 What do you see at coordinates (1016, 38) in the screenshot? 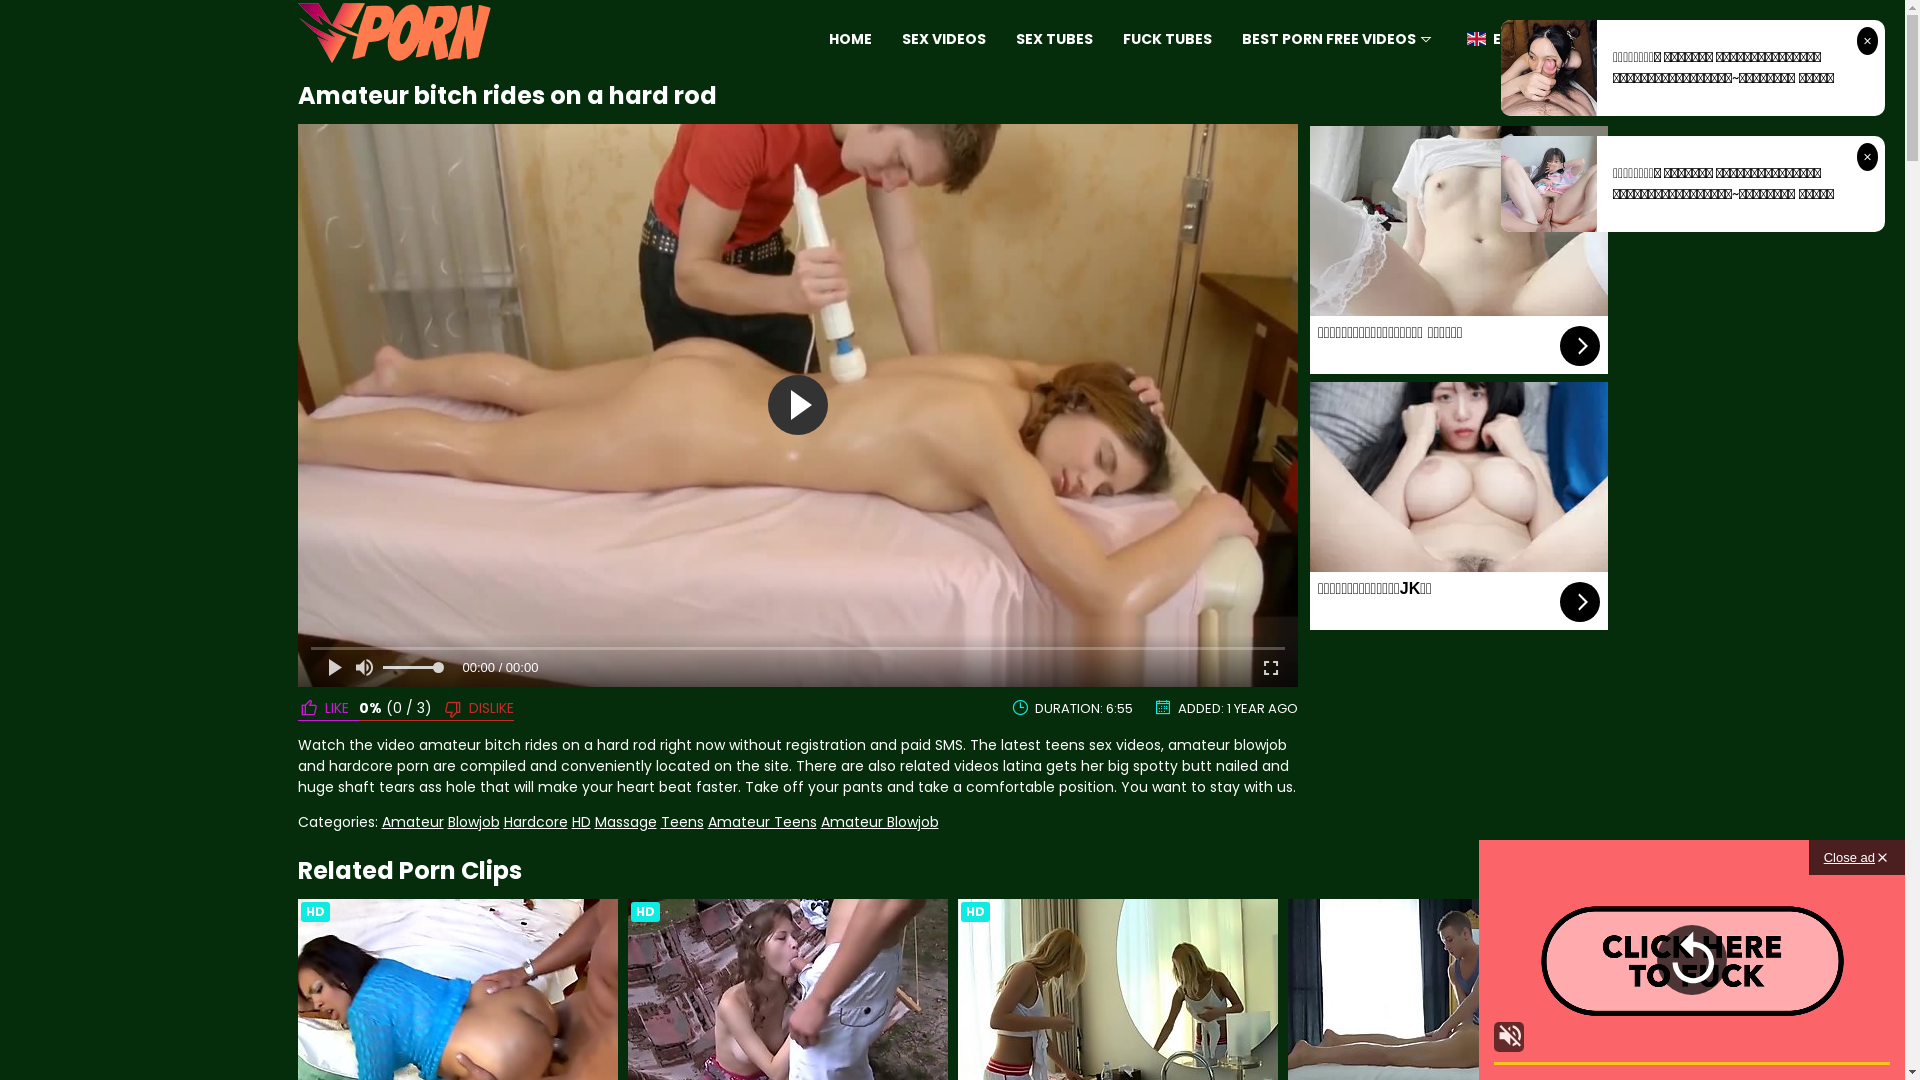
I see `'SEX TUBES'` at bounding box center [1016, 38].